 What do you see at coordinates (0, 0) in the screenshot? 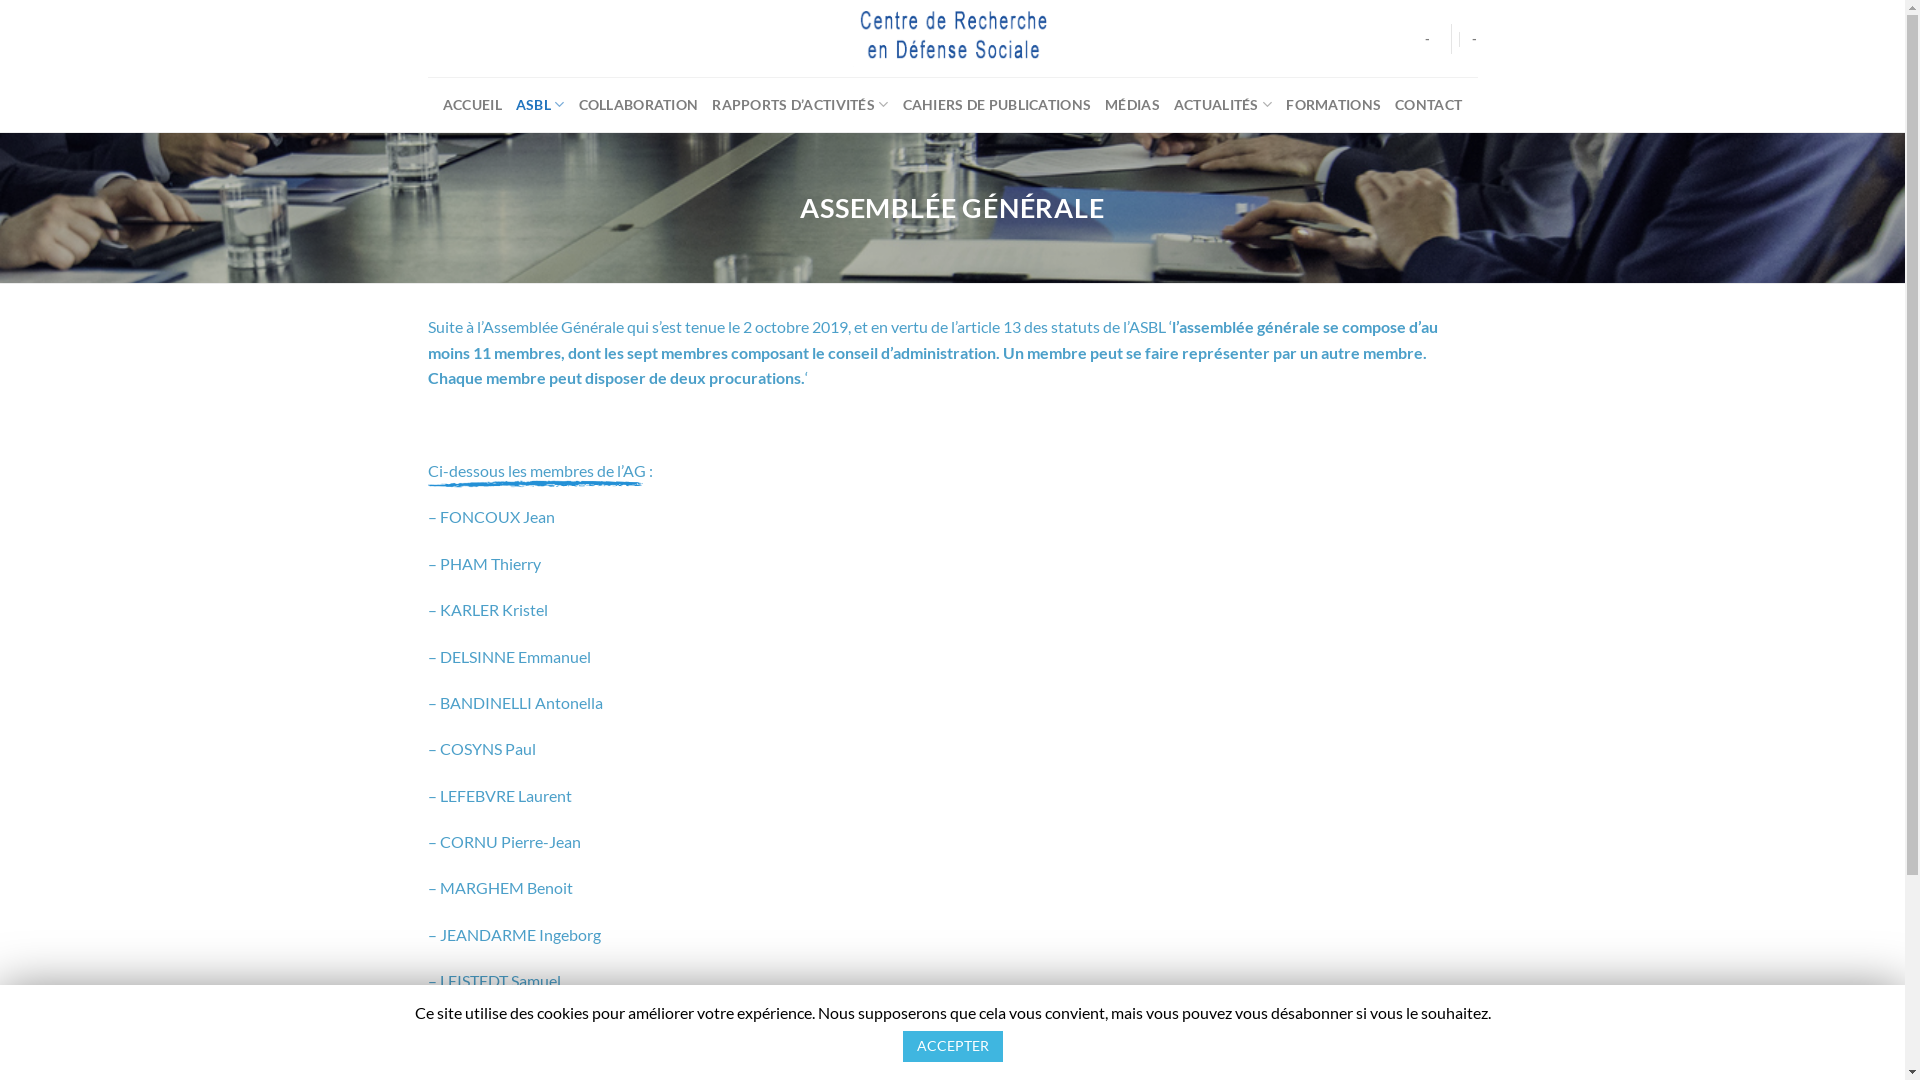
I see `'Skip to content'` at bounding box center [0, 0].